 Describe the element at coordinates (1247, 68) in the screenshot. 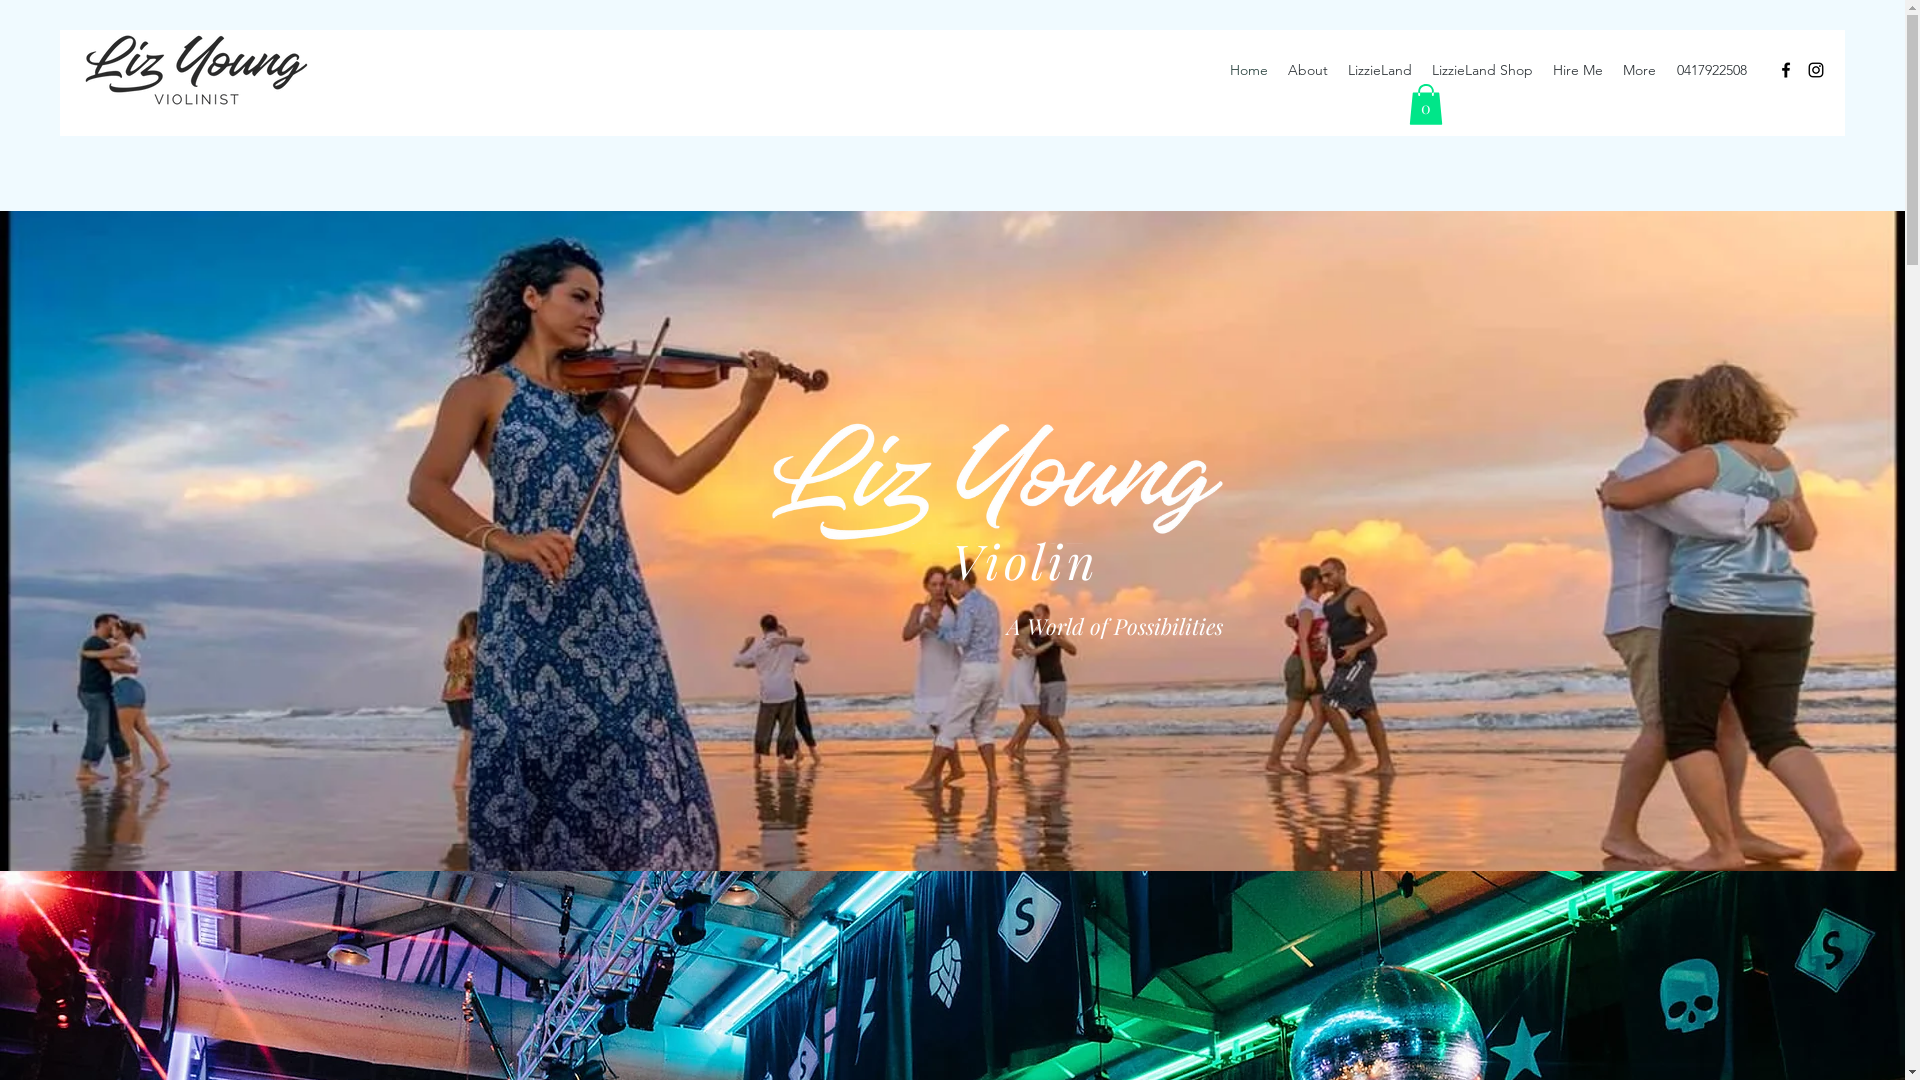

I see `'Home'` at that location.